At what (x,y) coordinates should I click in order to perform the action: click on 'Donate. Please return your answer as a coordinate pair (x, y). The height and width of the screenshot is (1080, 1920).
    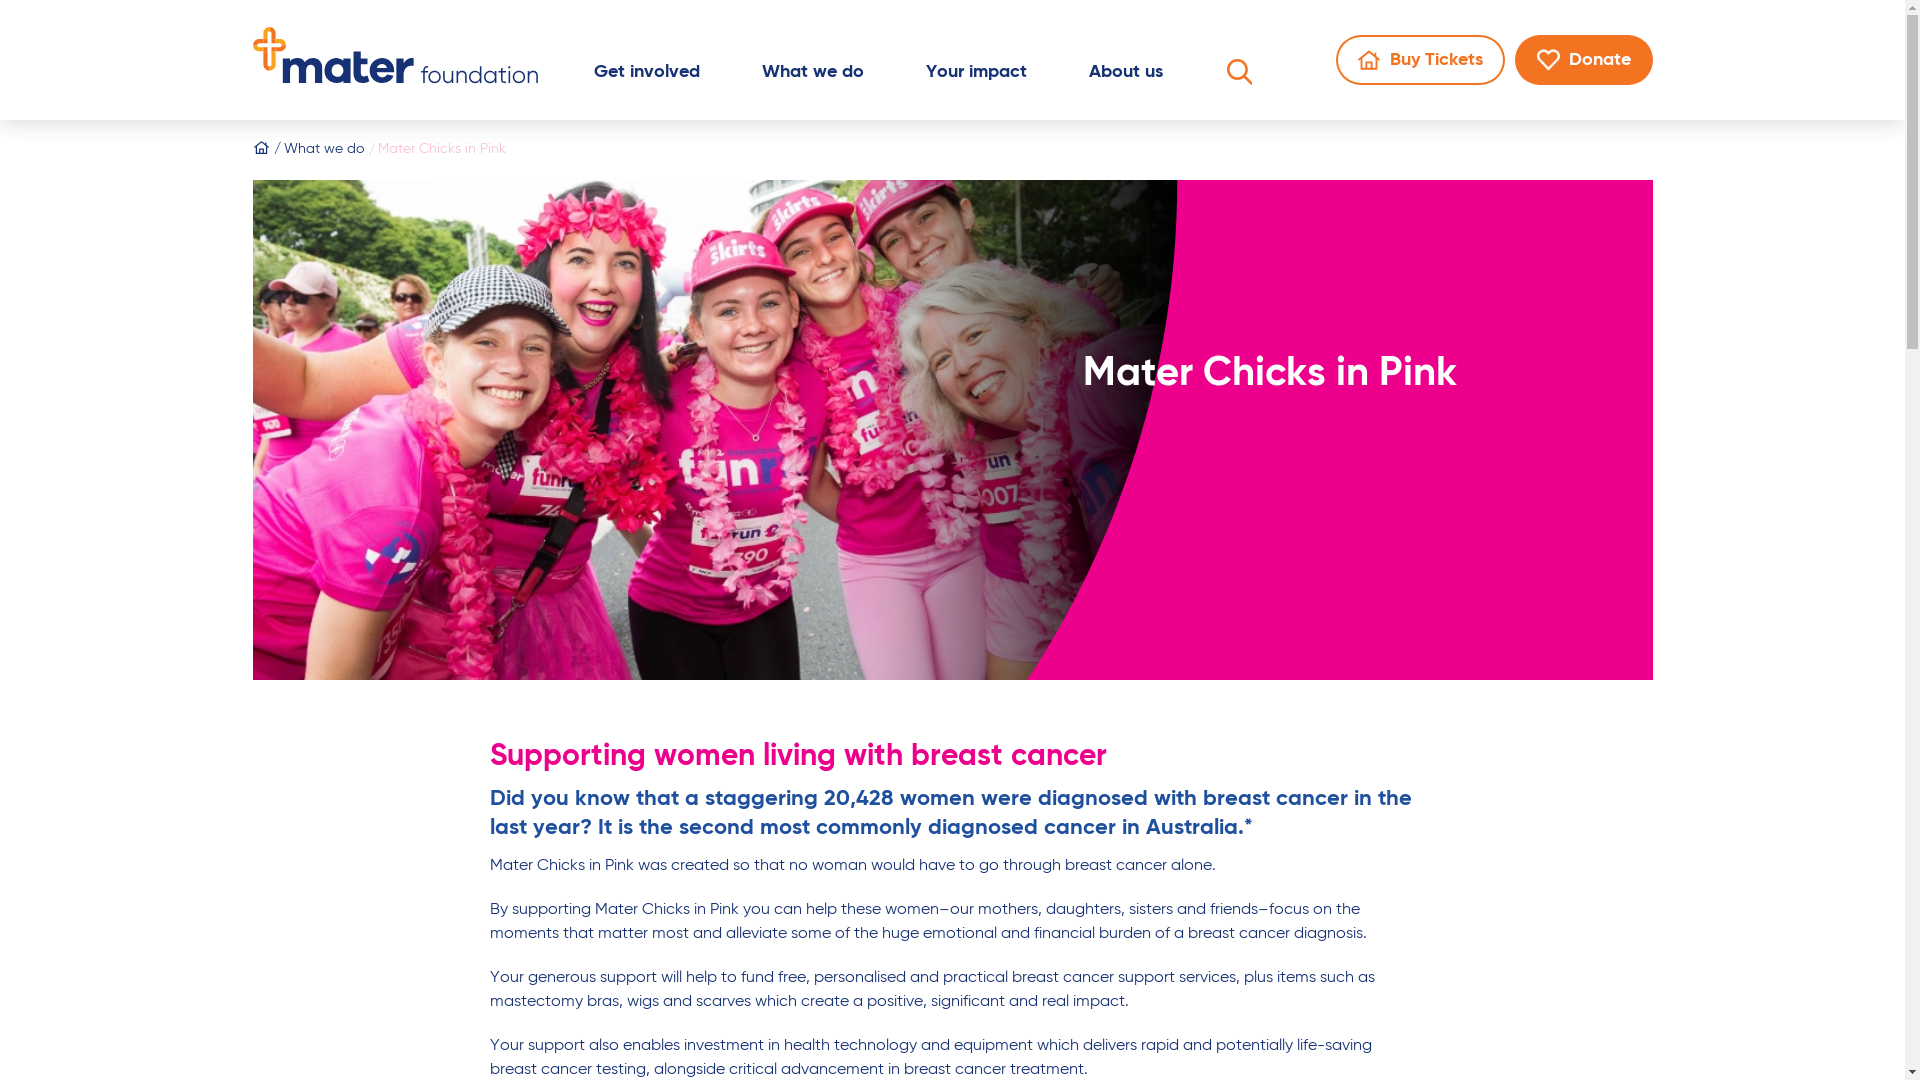
    Looking at the image, I should click on (1582, 59).